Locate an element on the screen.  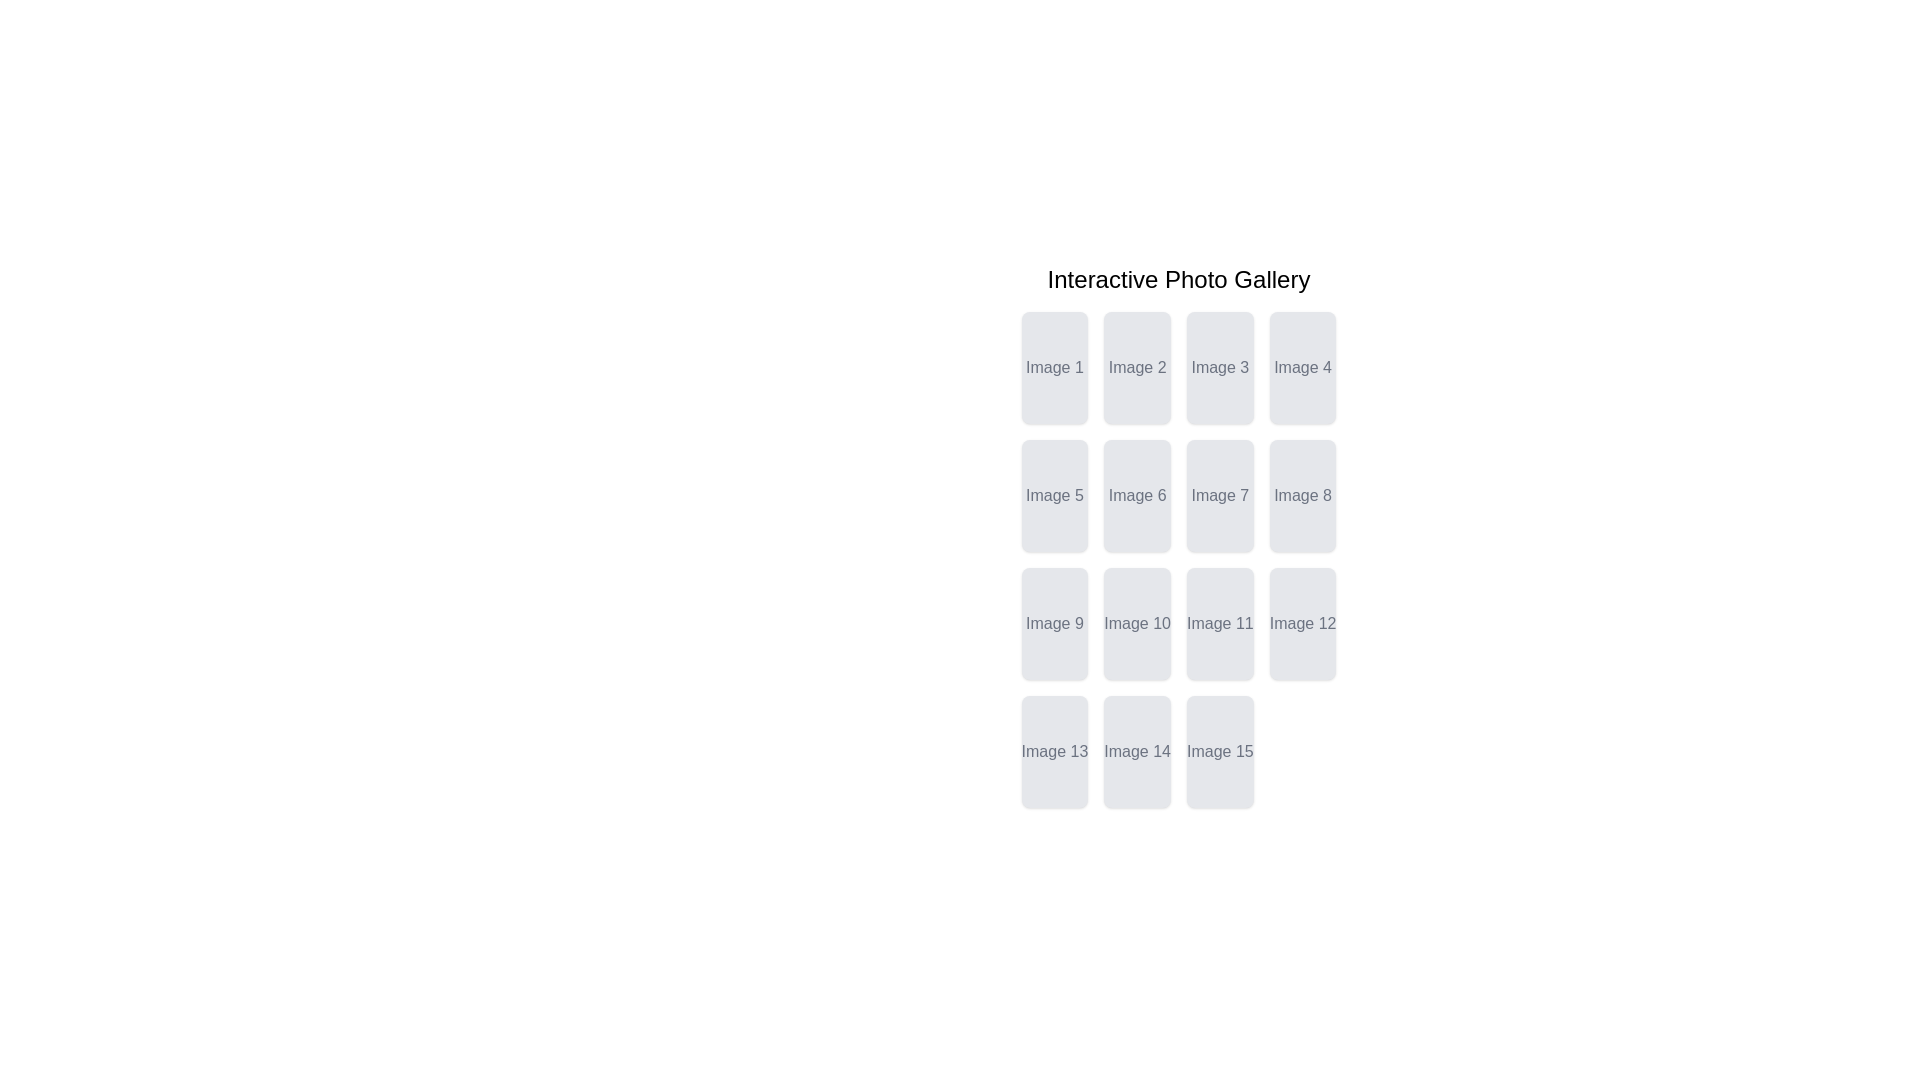
the Interactive grid item representing 'Image 13' located in the last row of the grid layout, positioned to the far left is located at coordinates (1053, 752).